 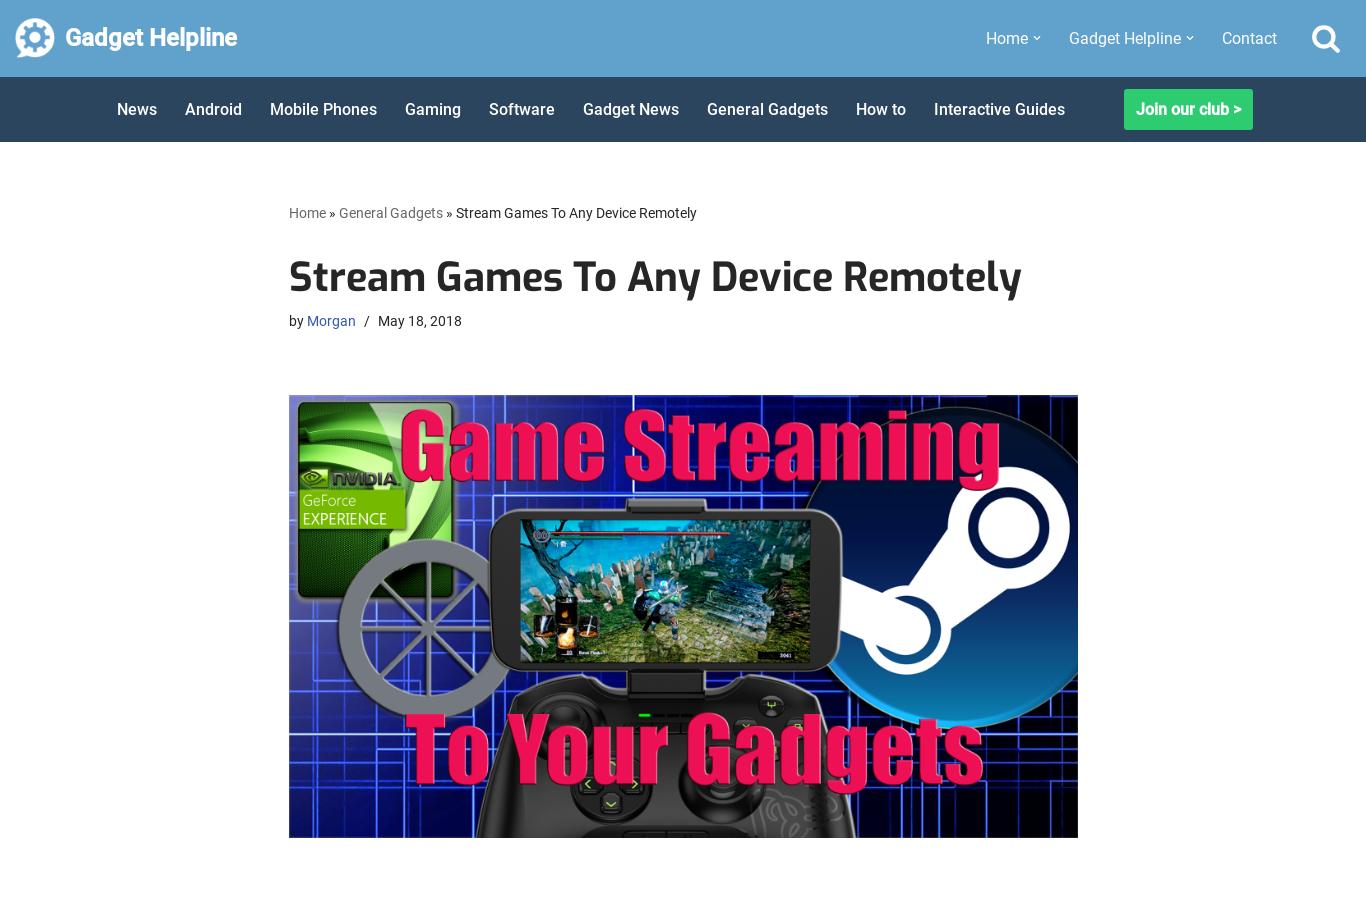 What do you see at coordinates (1084, 73) in the screenshot?
I see `'Apple'` at bounding box center [1084, 73].